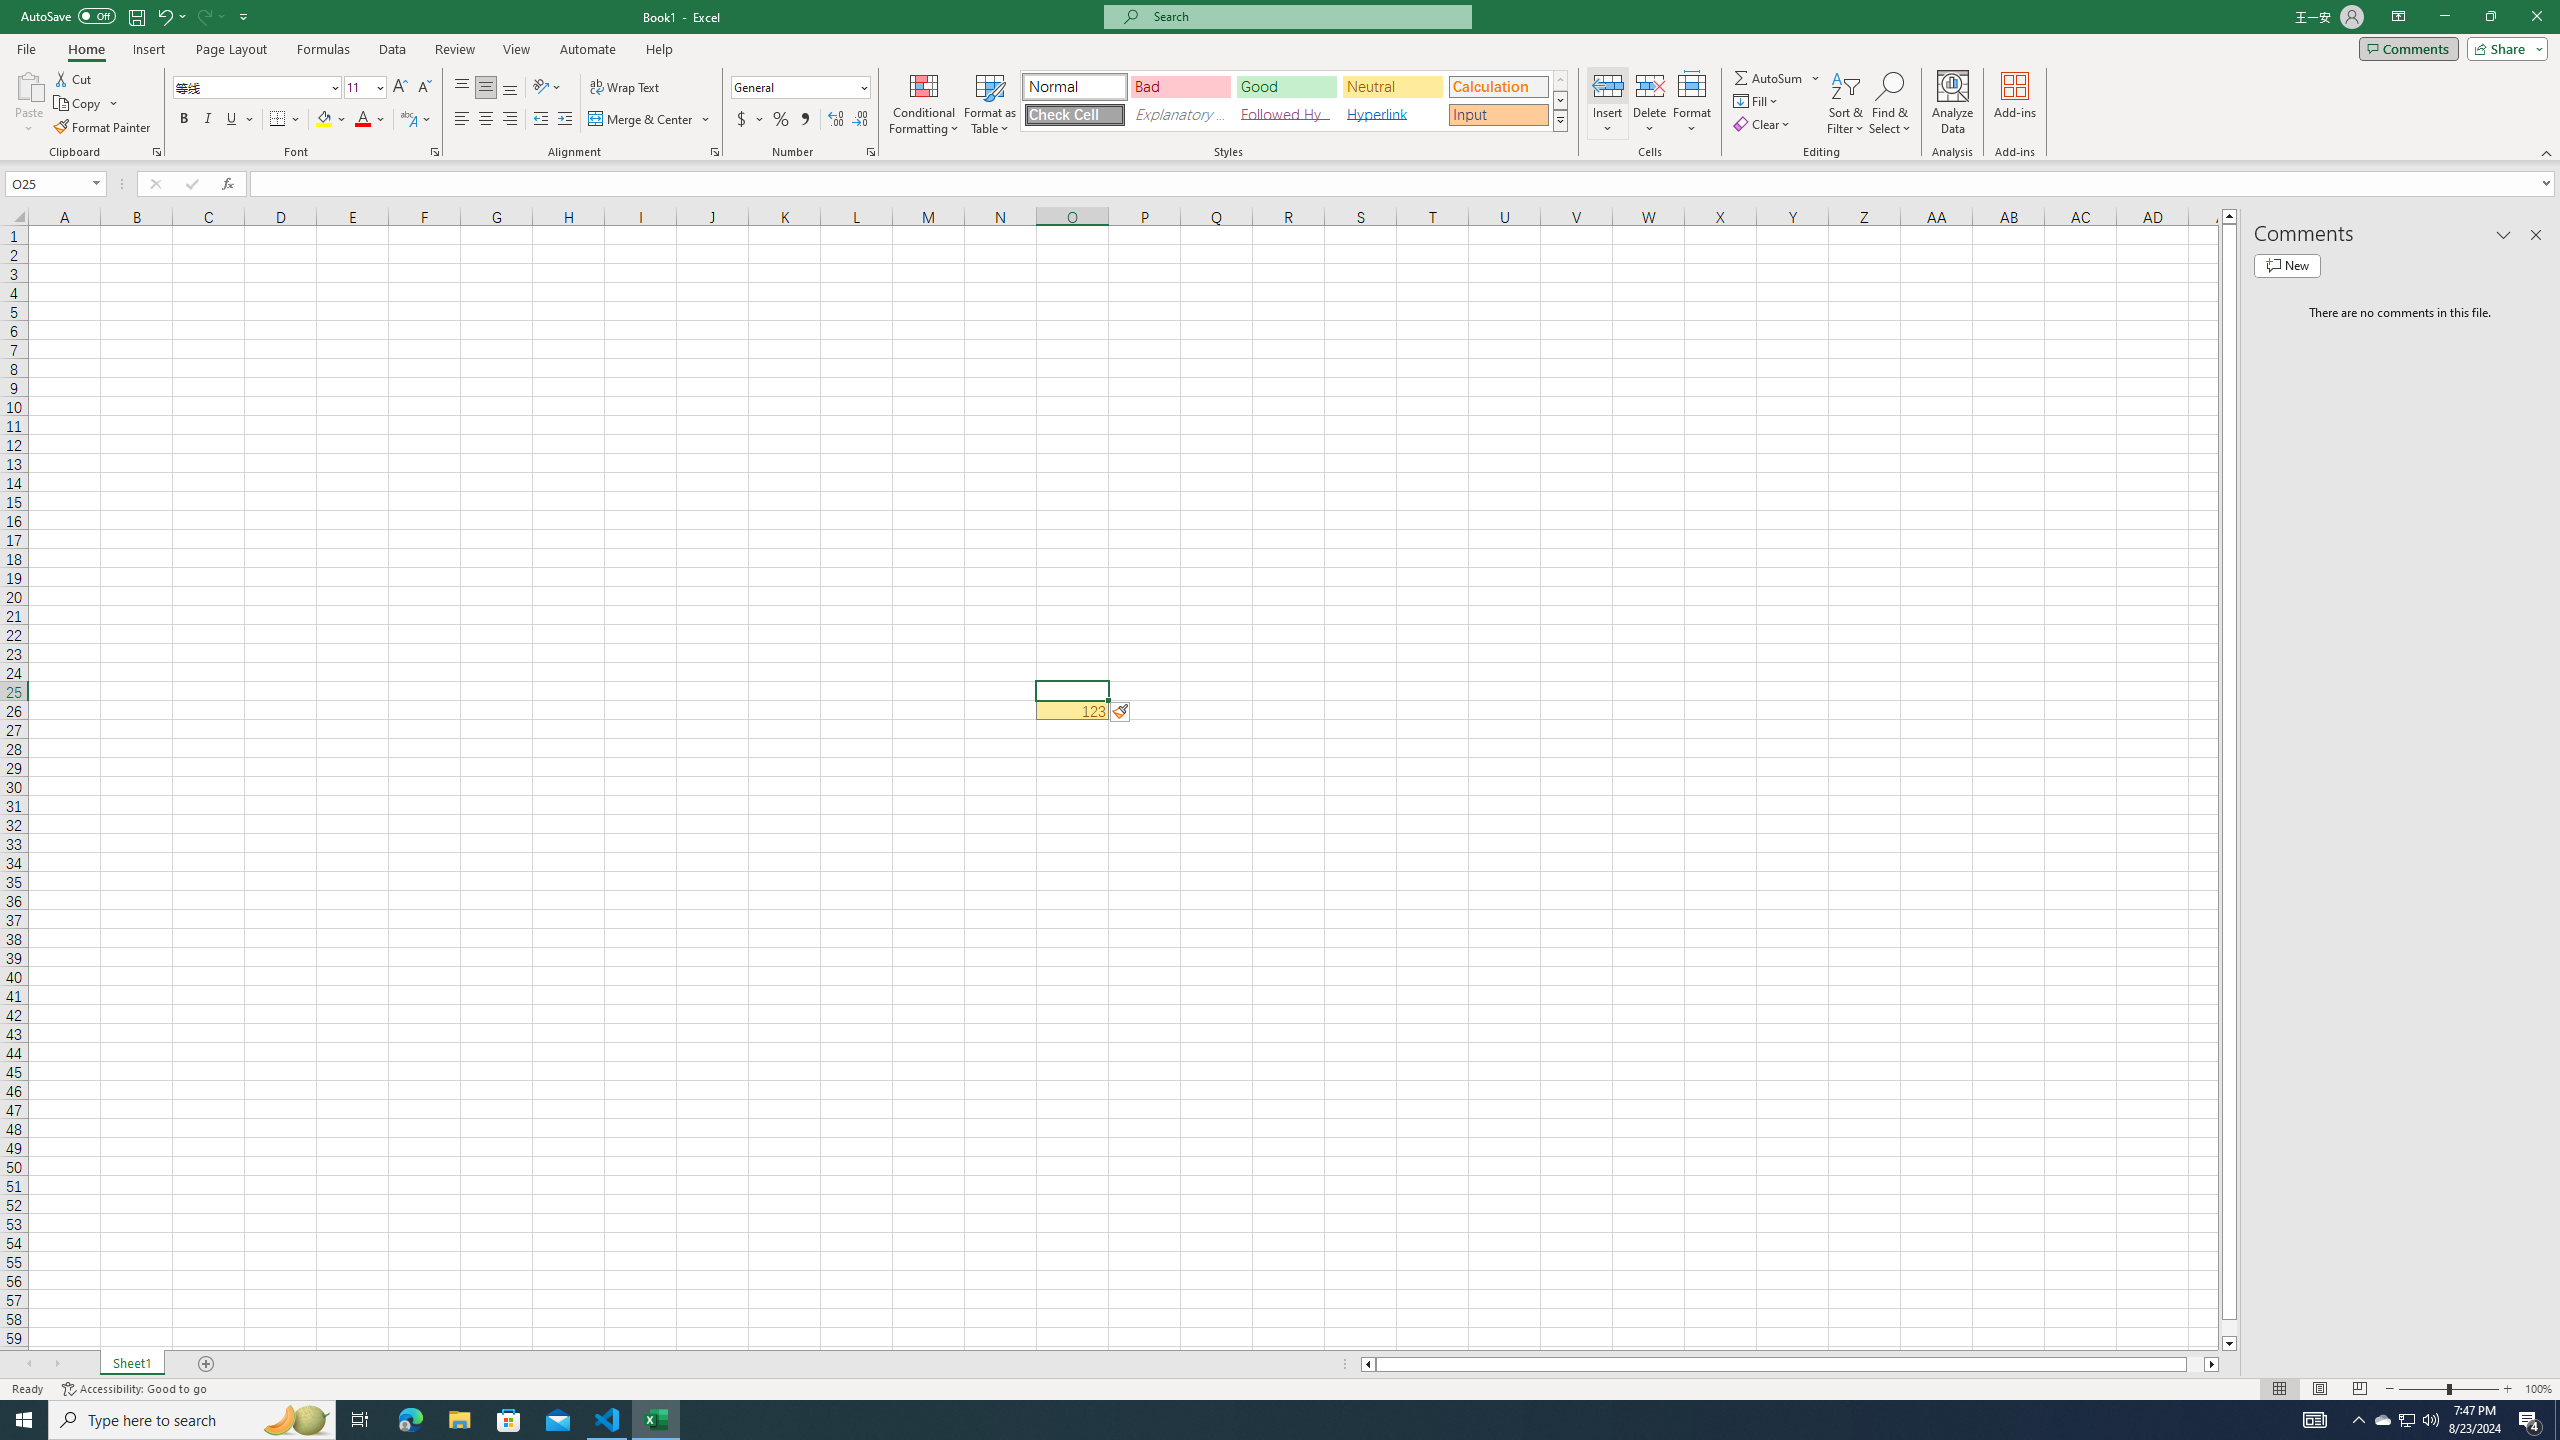 Image resolution: width=2560 pixels, height=1440 pixels. I want to click on 'Copy', so click(86, 103).